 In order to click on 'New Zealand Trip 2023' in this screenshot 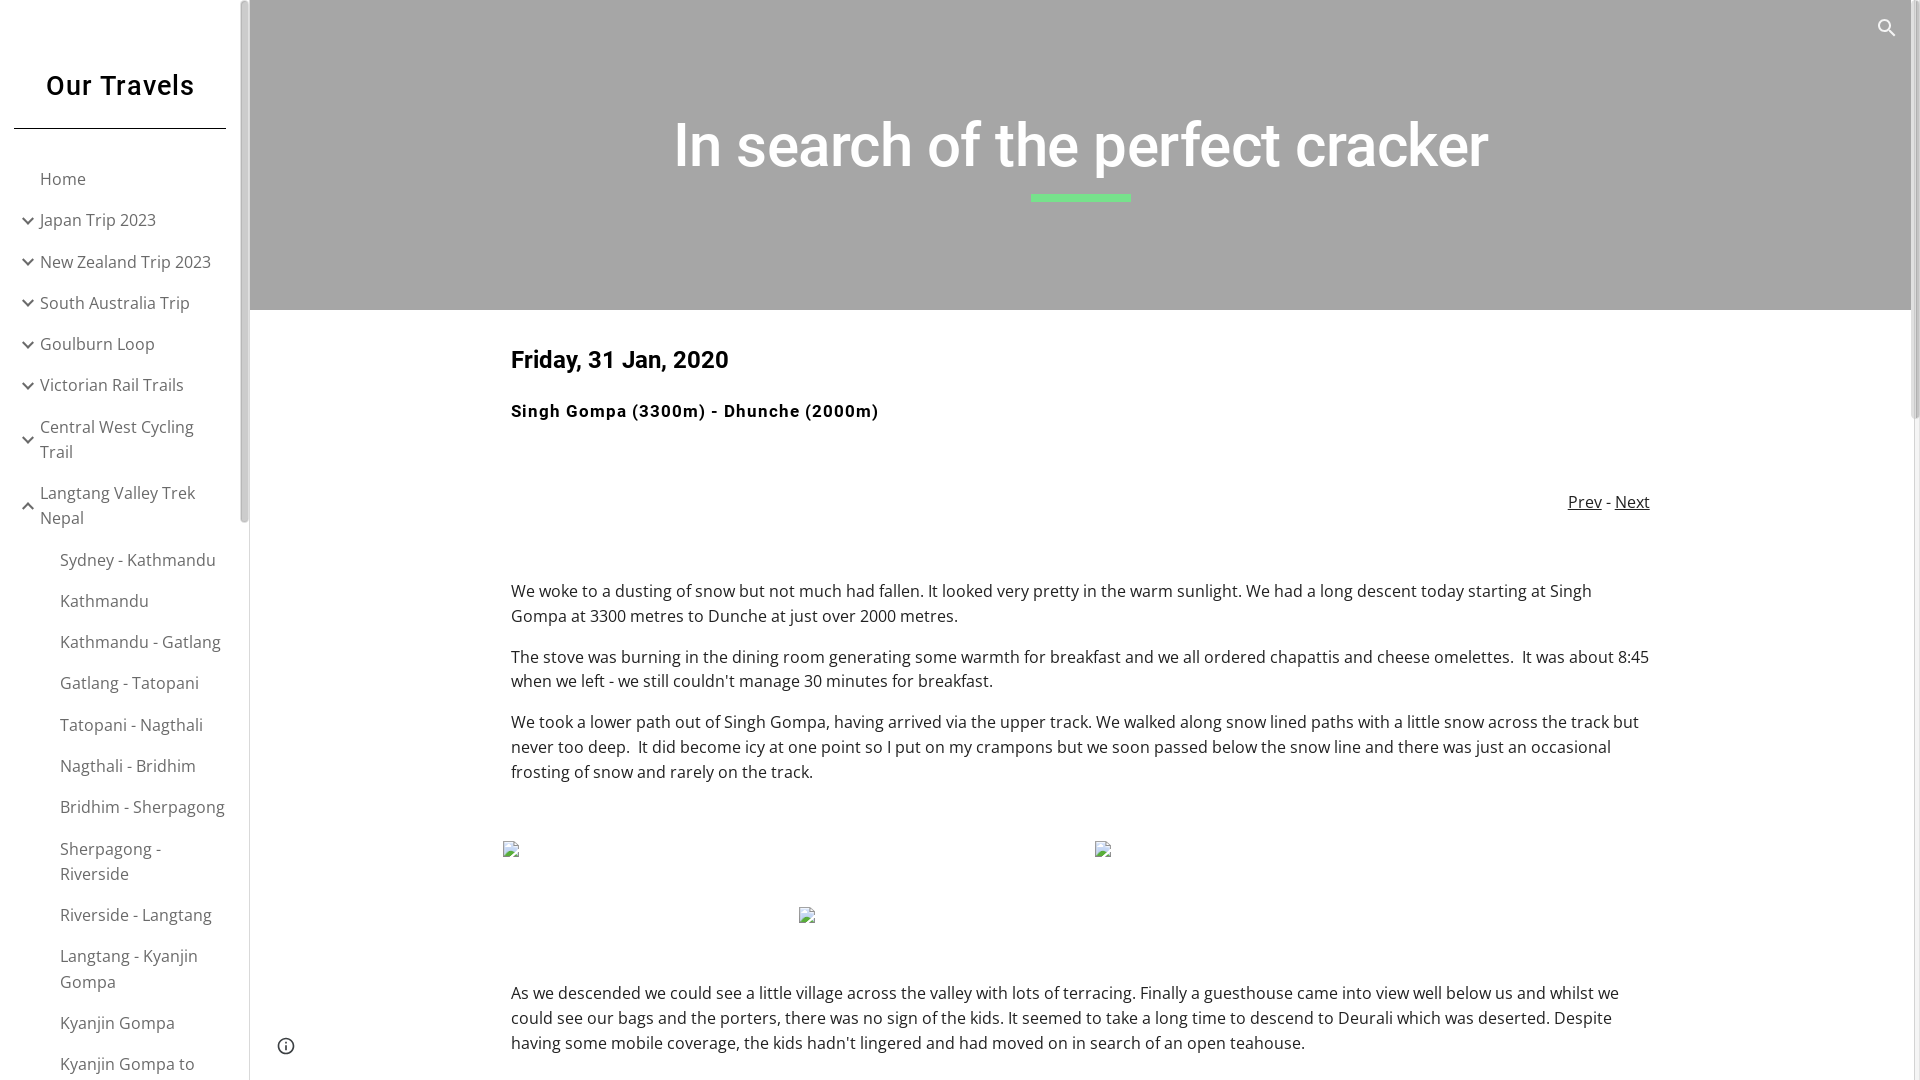, I will do `click(35, 261)`.